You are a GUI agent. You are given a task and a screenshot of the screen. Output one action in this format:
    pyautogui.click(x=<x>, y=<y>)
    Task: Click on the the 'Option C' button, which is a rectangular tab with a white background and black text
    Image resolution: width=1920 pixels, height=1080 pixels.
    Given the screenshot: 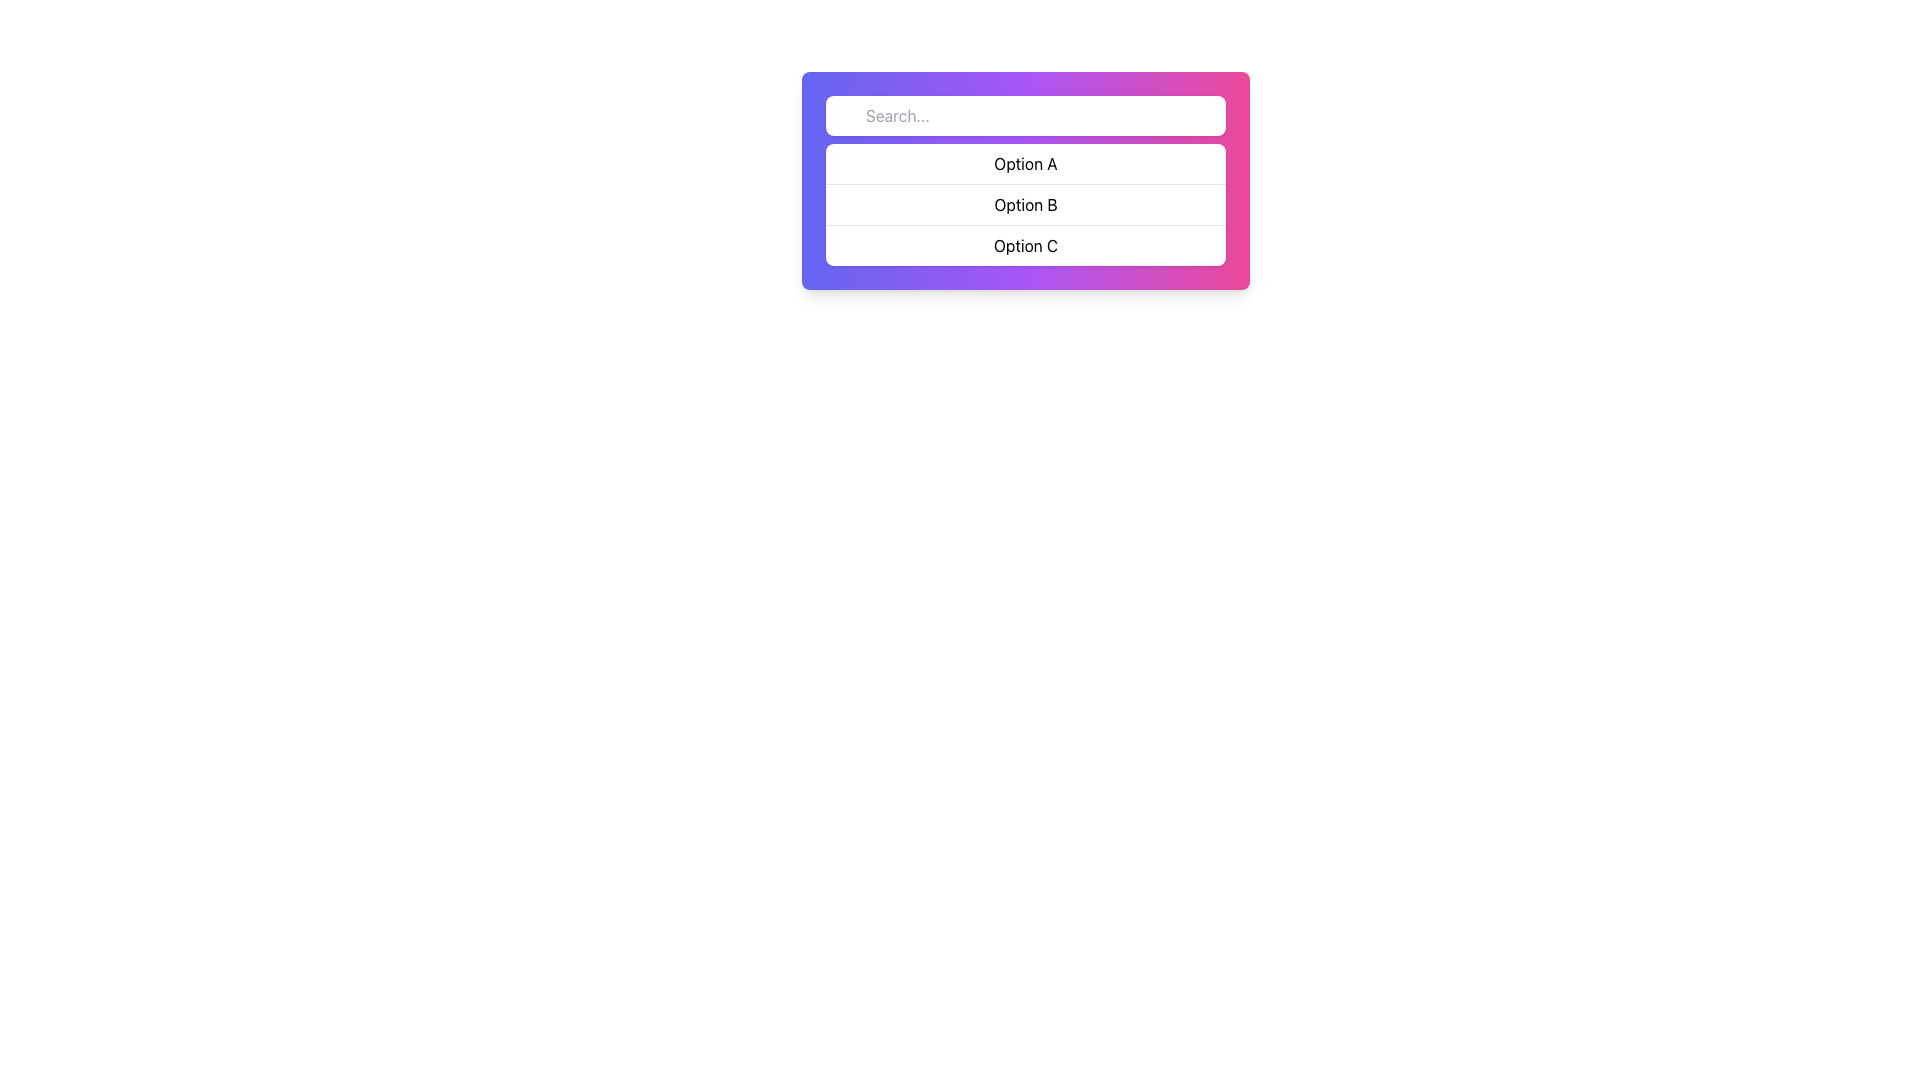 What is the action you would take?
    pyautogui.click(x=1026, y=244)
    